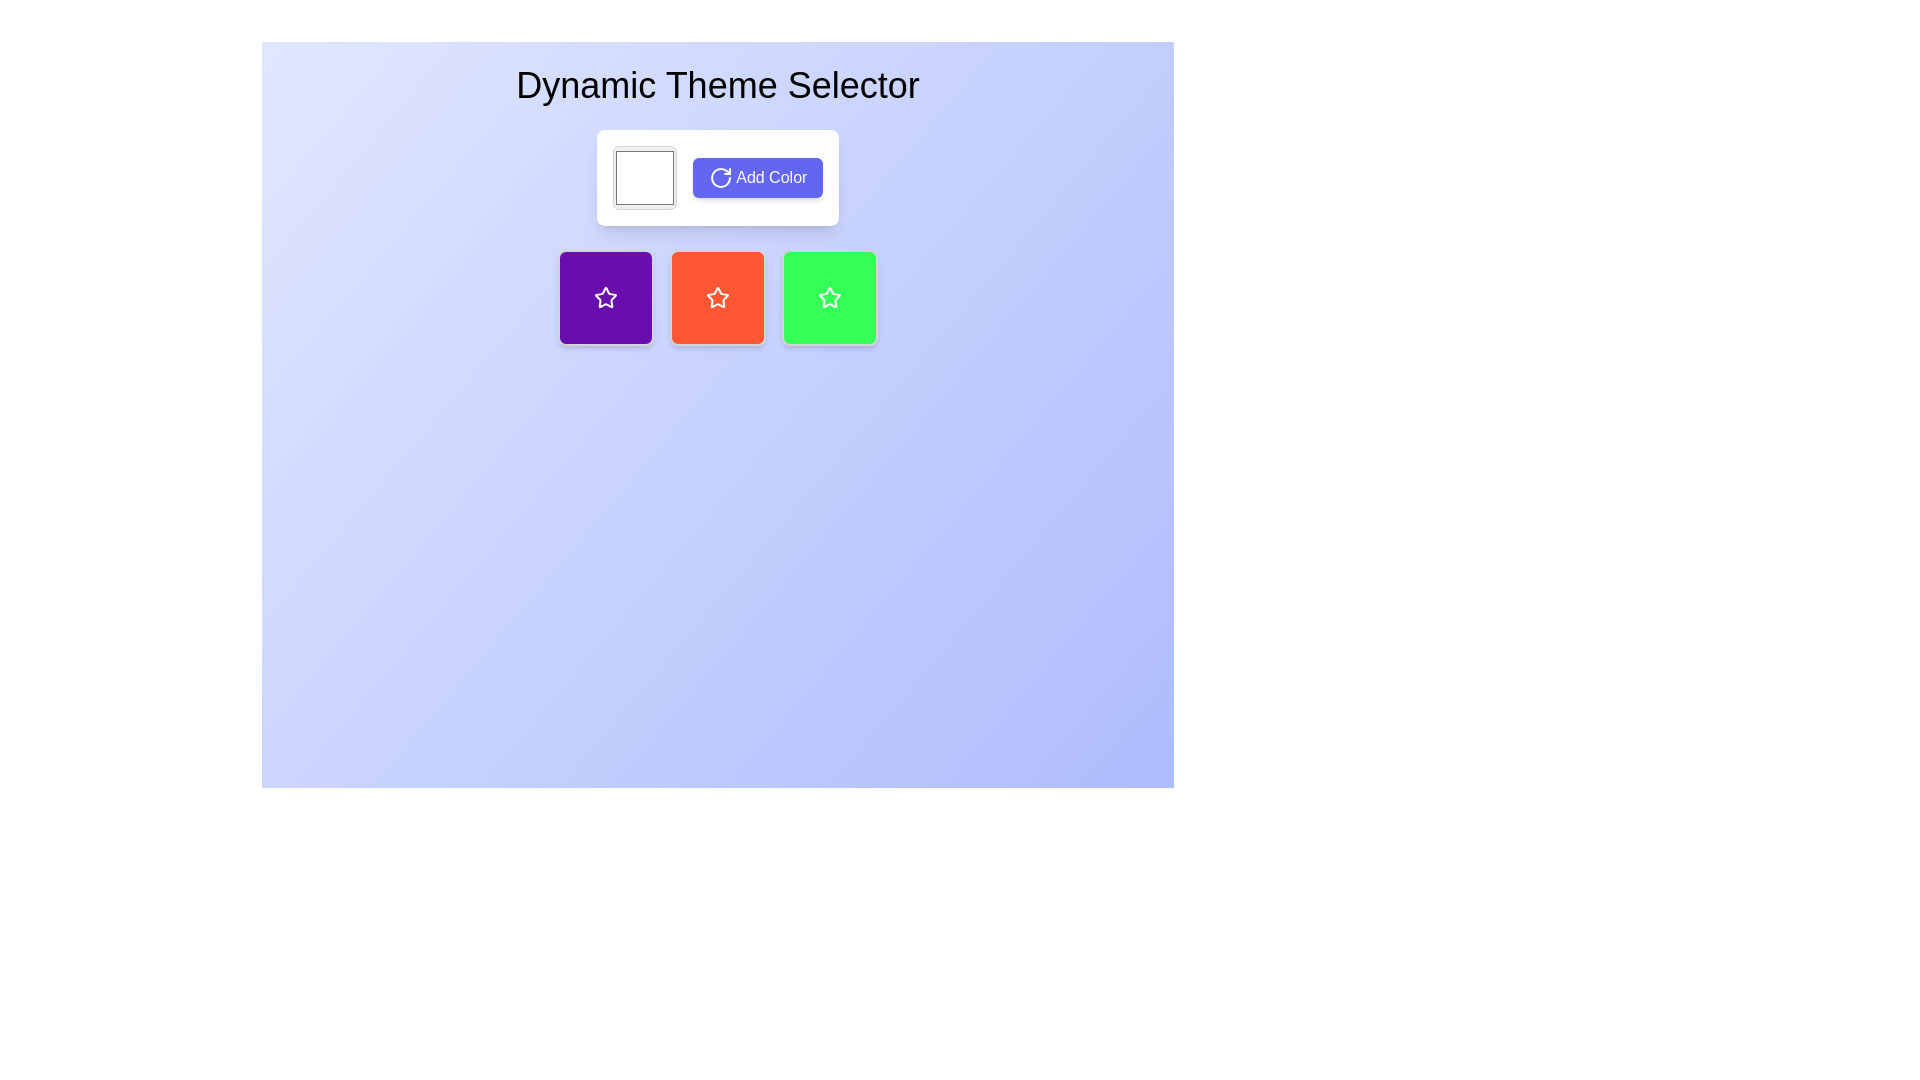  Describe the element at coordinates (718, 176) in the screenshot. I see `the 'Add Color' button in the Dynamic Theme Selector to receive interactive feedback` at that location.